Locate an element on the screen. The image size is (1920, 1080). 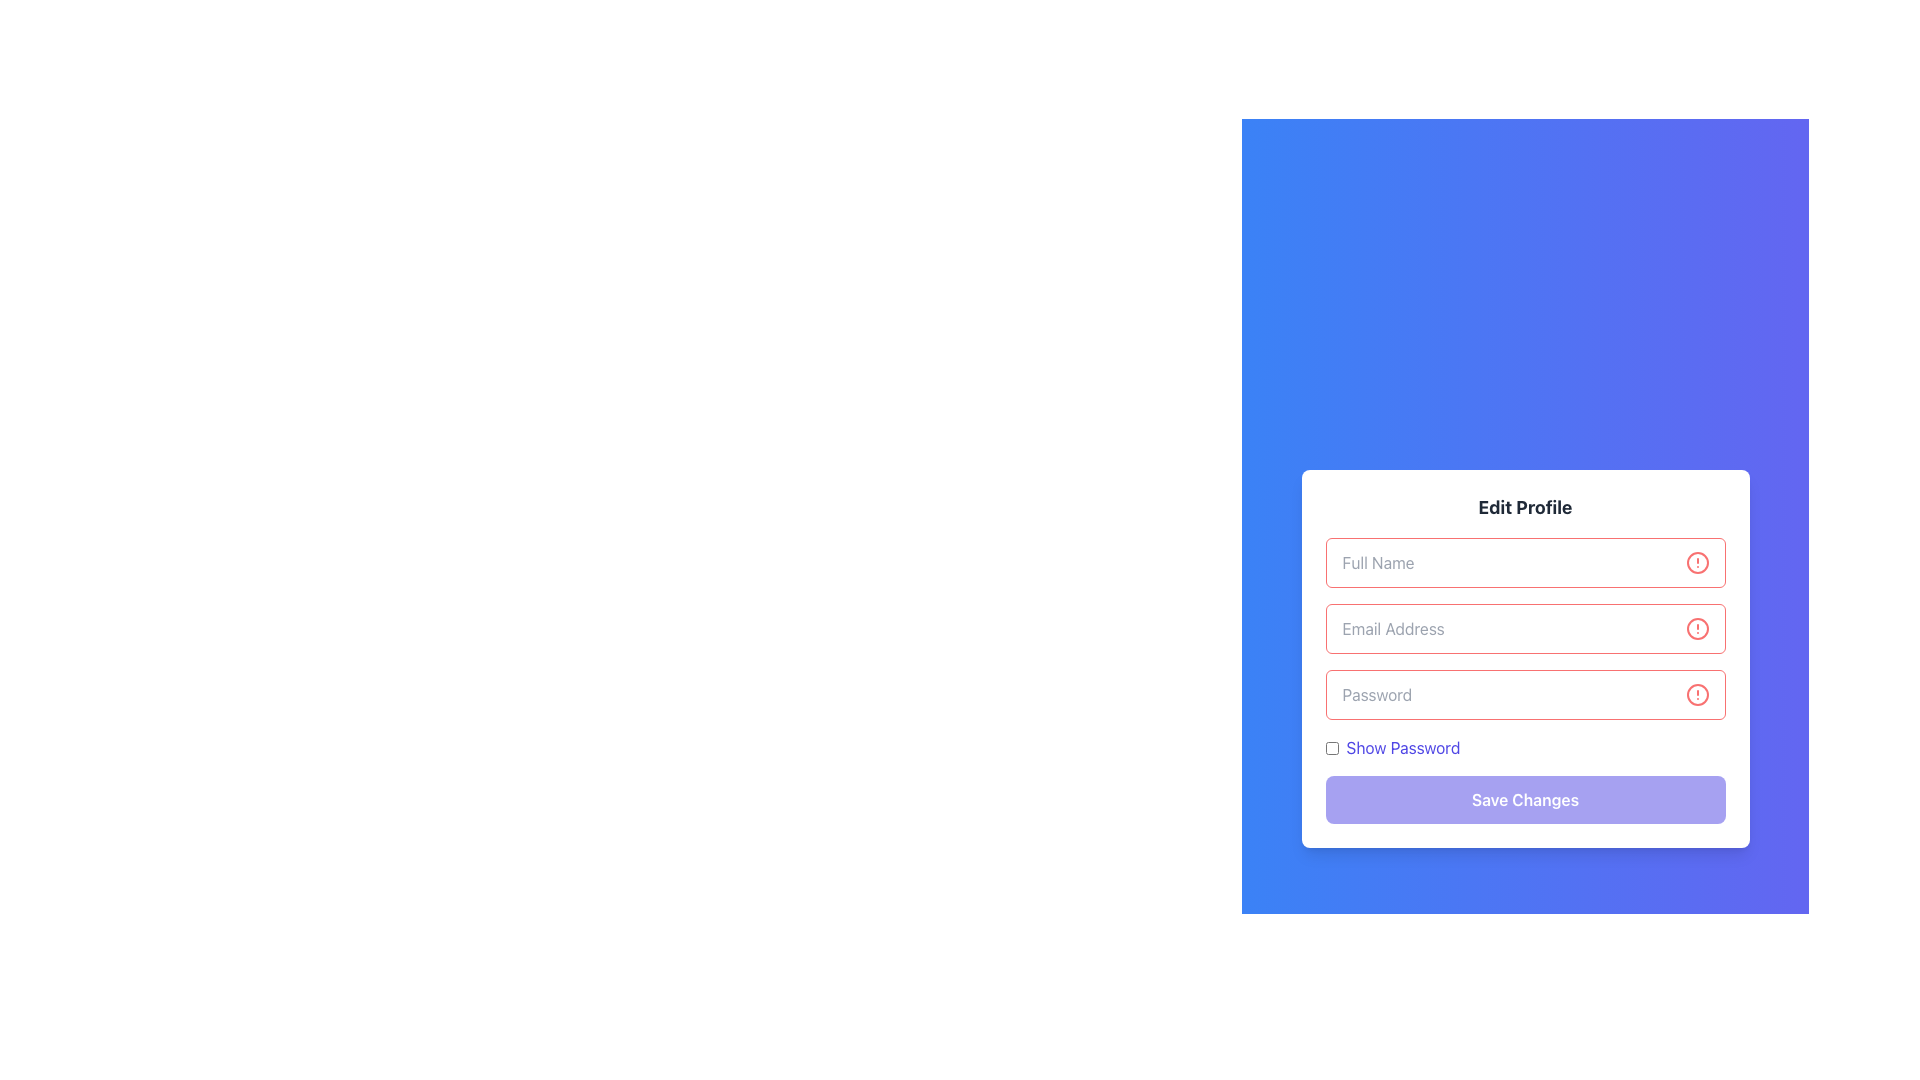
the rectangular input field with a red border and placeholder text 'Full Name' to focus on it is located at coordinates (1524, 563).